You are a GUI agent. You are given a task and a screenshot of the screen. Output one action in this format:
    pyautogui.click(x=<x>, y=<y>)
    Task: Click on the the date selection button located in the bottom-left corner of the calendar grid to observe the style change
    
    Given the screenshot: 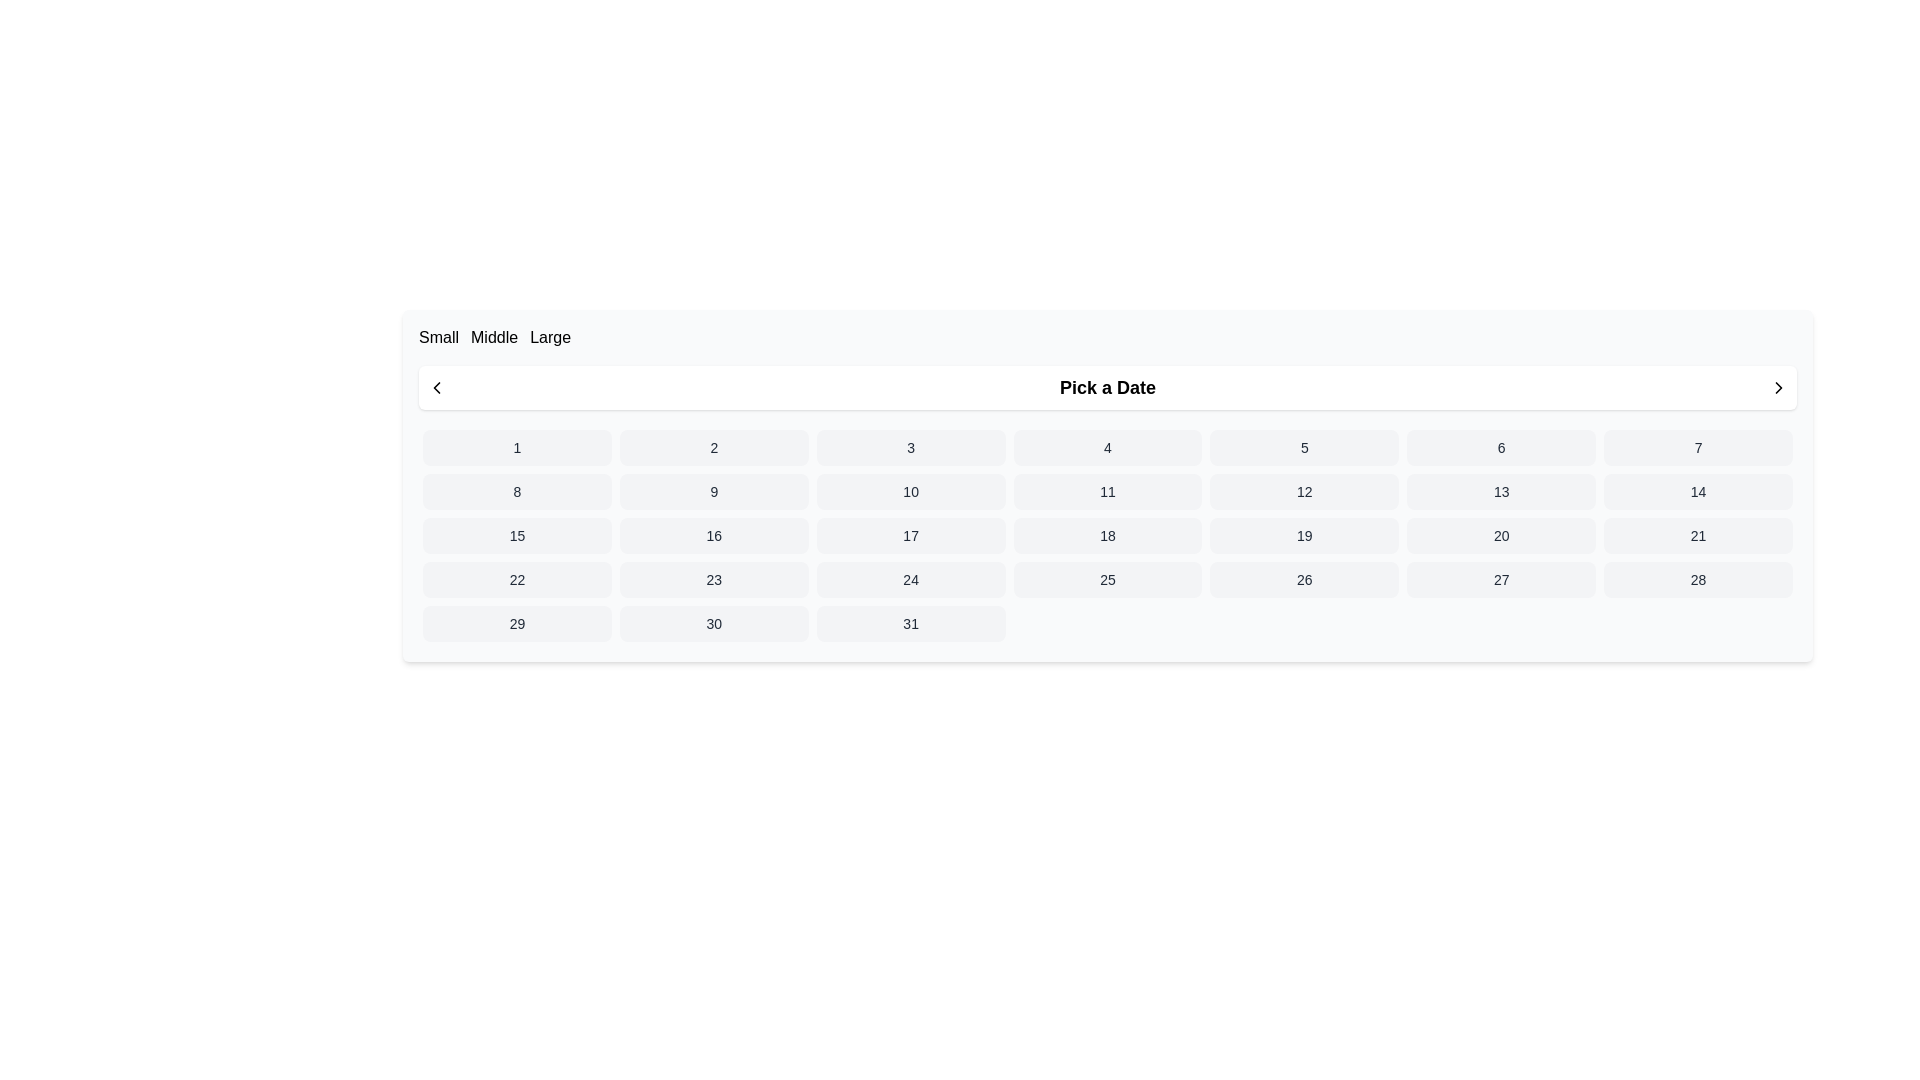 What is the action you would take?
    pyautogui.click(x=517, y=623)
    